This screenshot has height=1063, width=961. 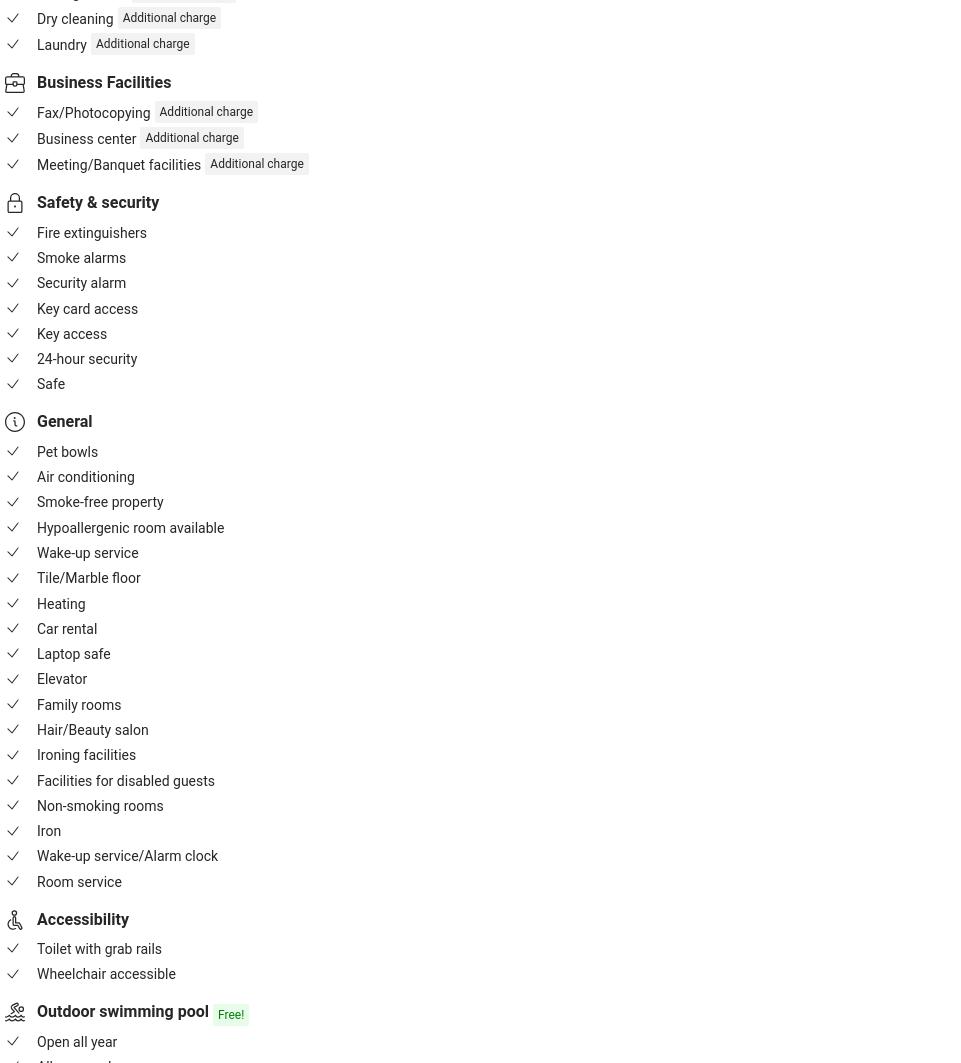 I want to click on 'Wake-up service/Alarm clock', so click(x=126, y=855).